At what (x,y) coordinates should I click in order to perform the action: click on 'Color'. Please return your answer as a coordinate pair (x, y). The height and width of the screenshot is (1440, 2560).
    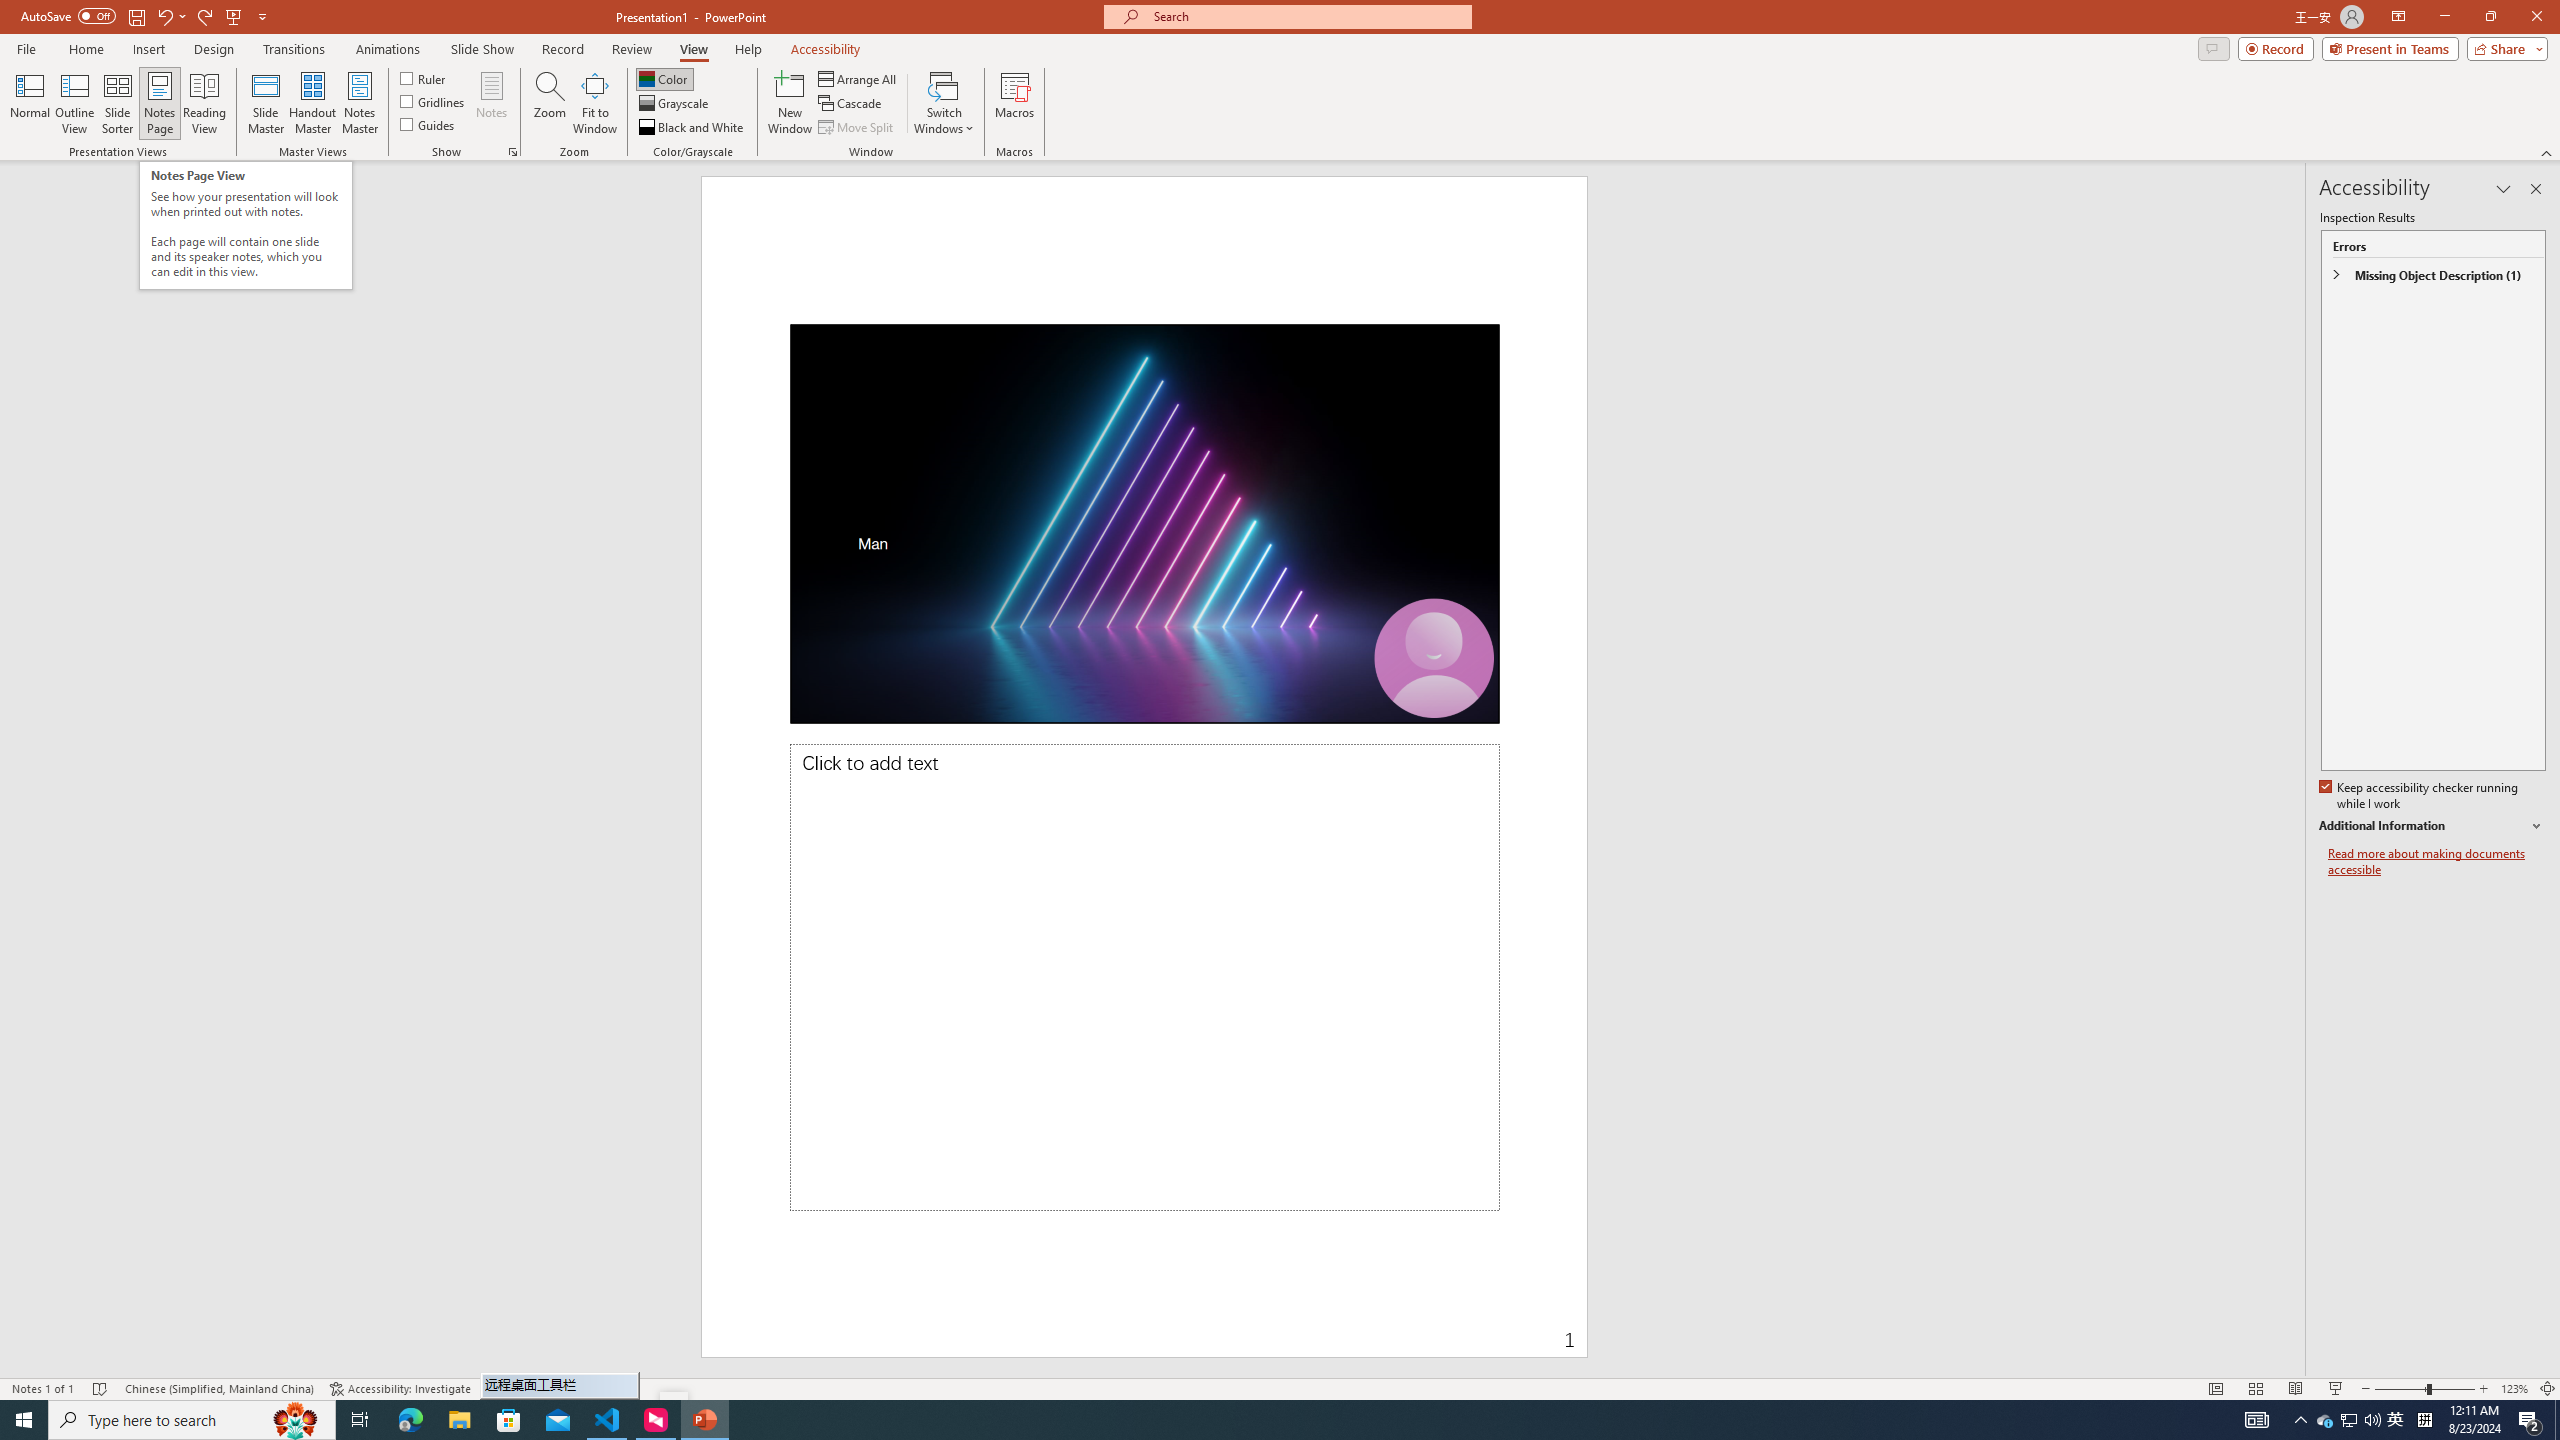
    Looking at the image, I should click on (664, 78).